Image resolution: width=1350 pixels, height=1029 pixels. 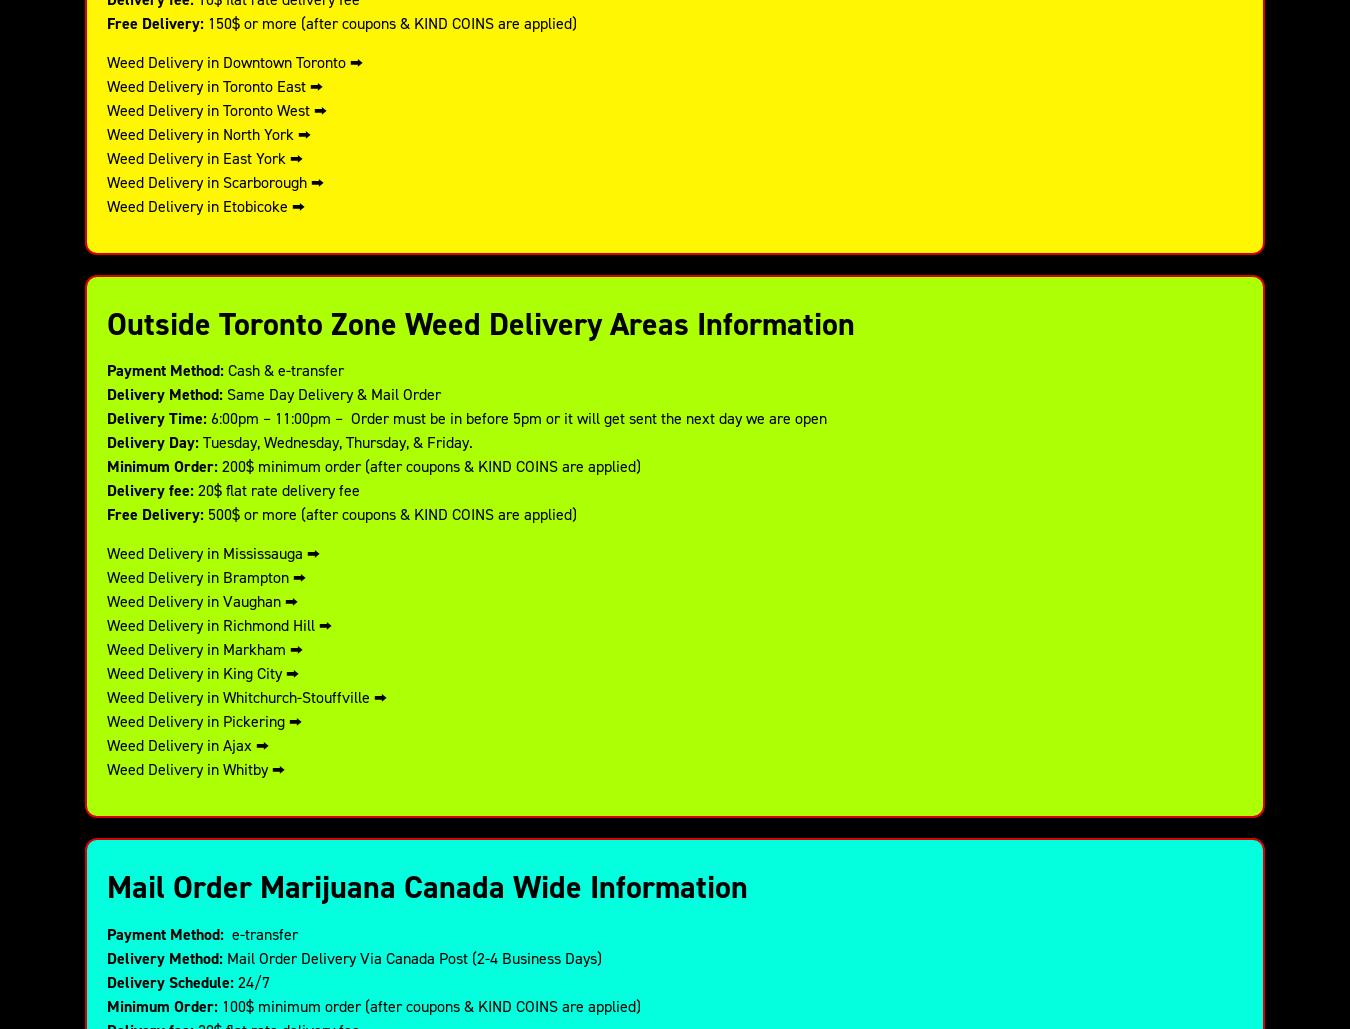 I want to click on 'Weed Delivery in King City ⮕', so click(x=106, y=671).